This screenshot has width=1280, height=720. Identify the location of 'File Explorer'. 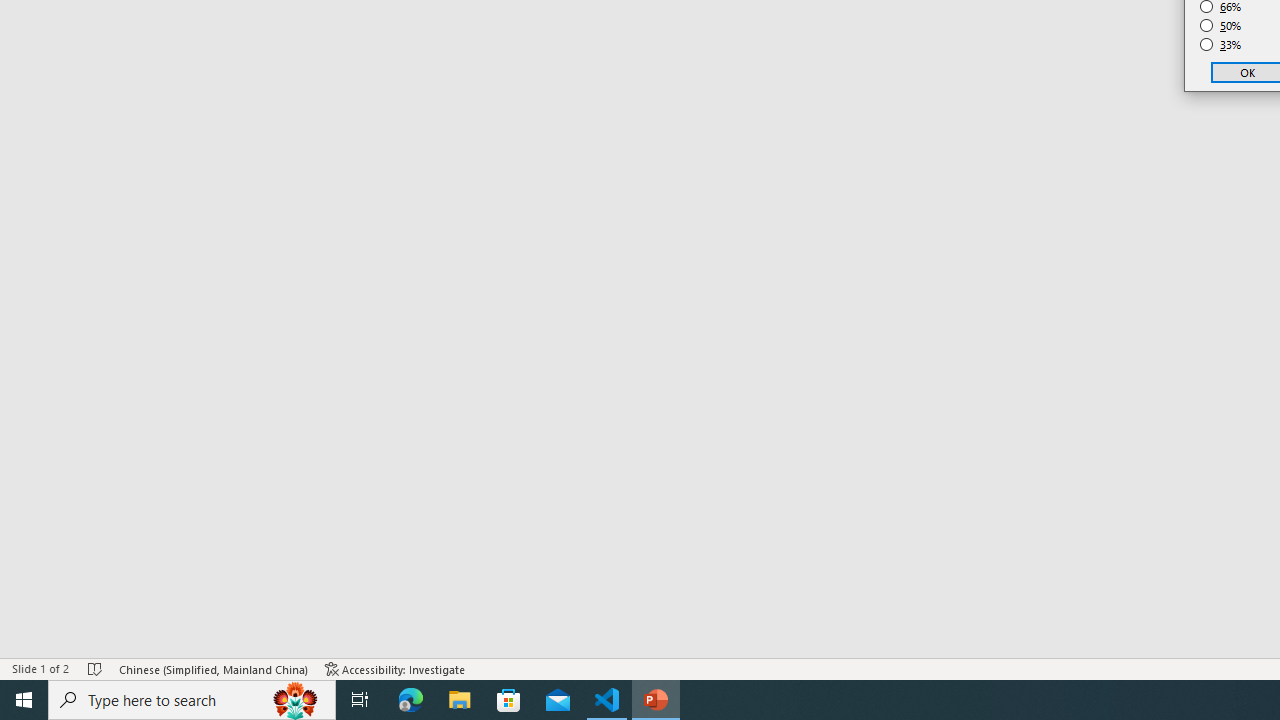
(459, 698).